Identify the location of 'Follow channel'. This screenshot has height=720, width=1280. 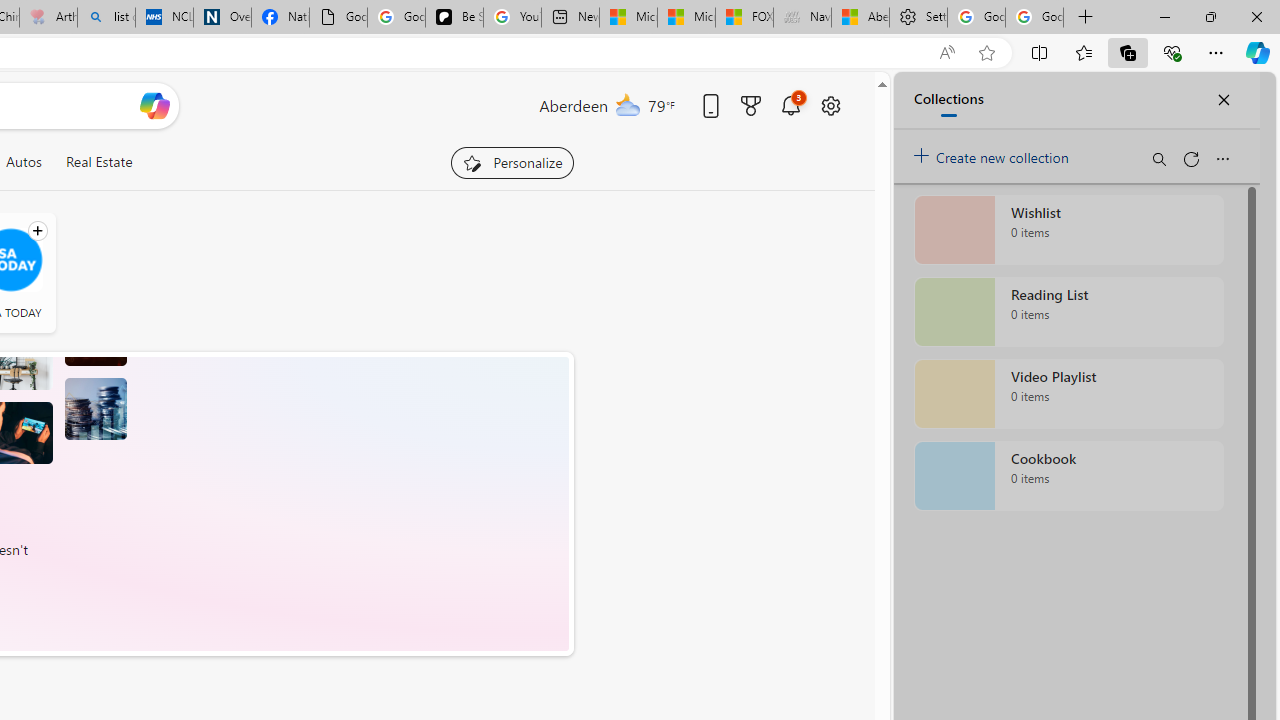
(37, 230).